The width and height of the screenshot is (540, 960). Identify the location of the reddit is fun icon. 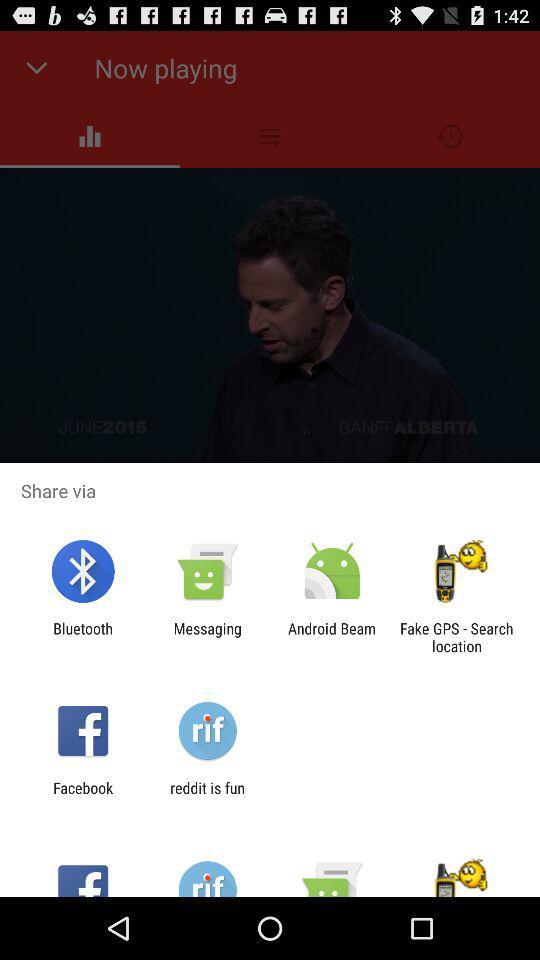
(206, 796).